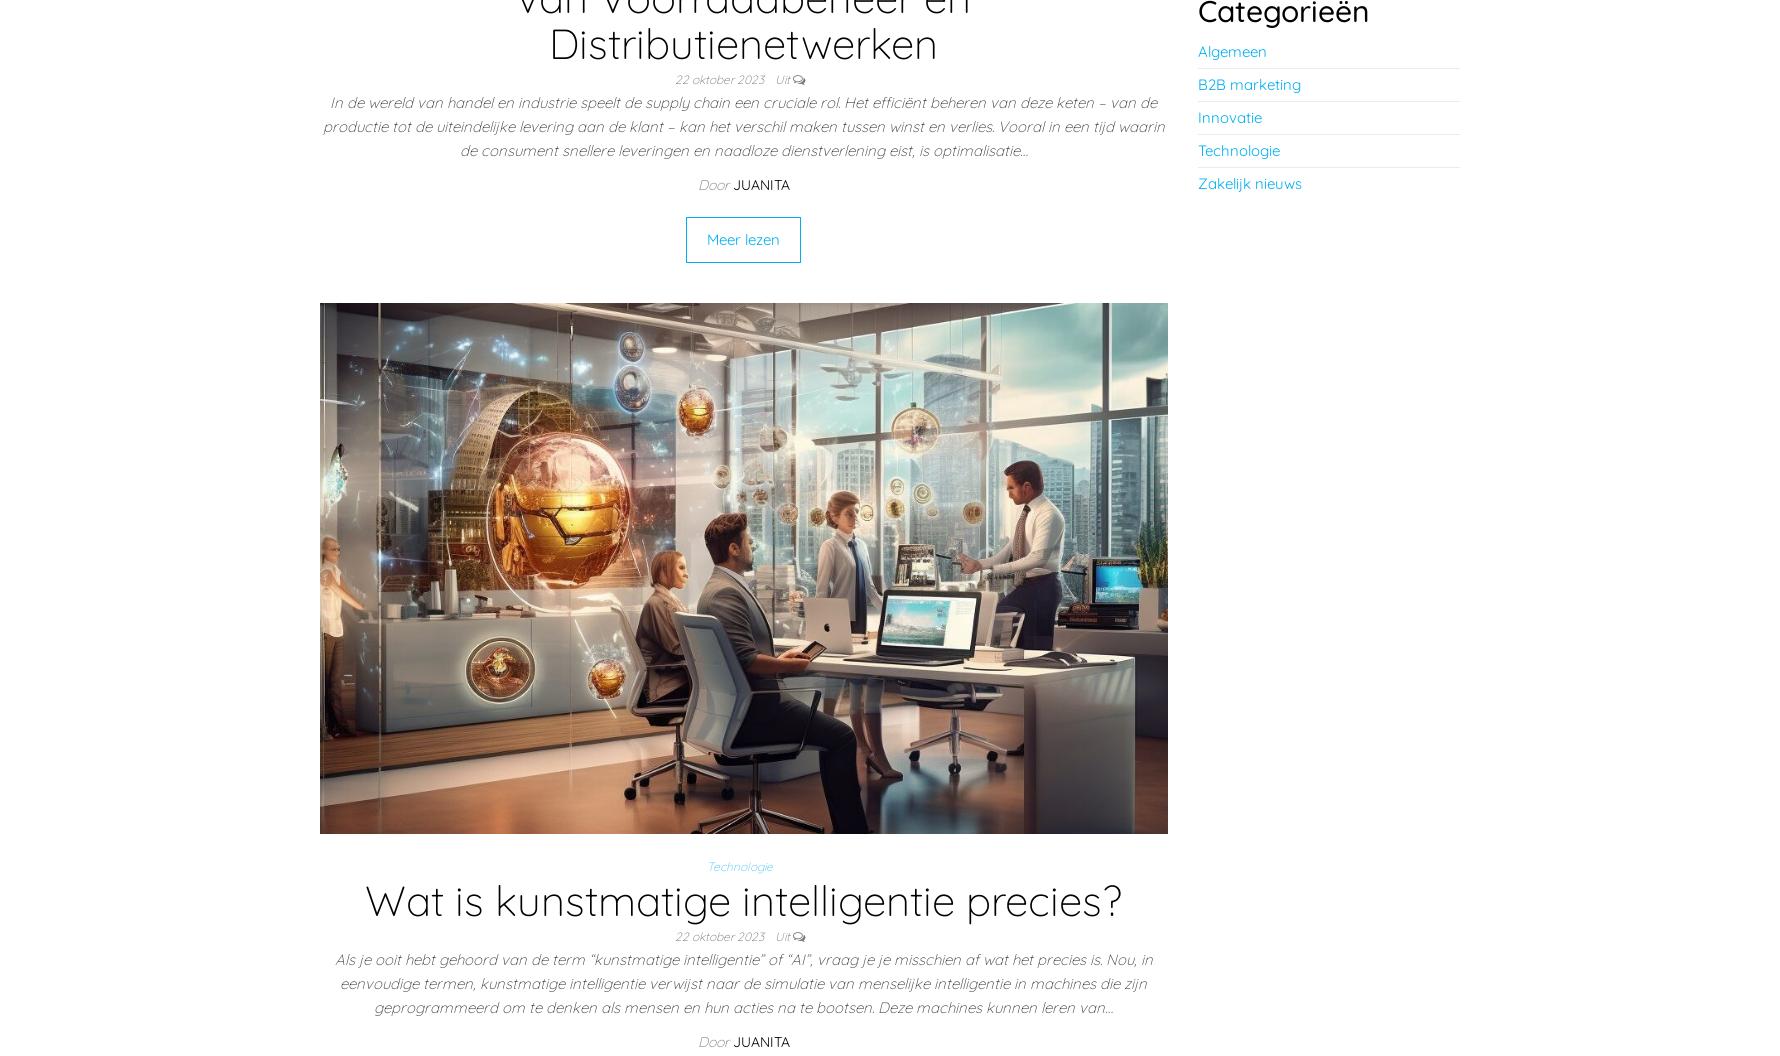  Describe the element at coordinates (1197, 116) in the screenshot. I see `'Innovatie'` at that location.